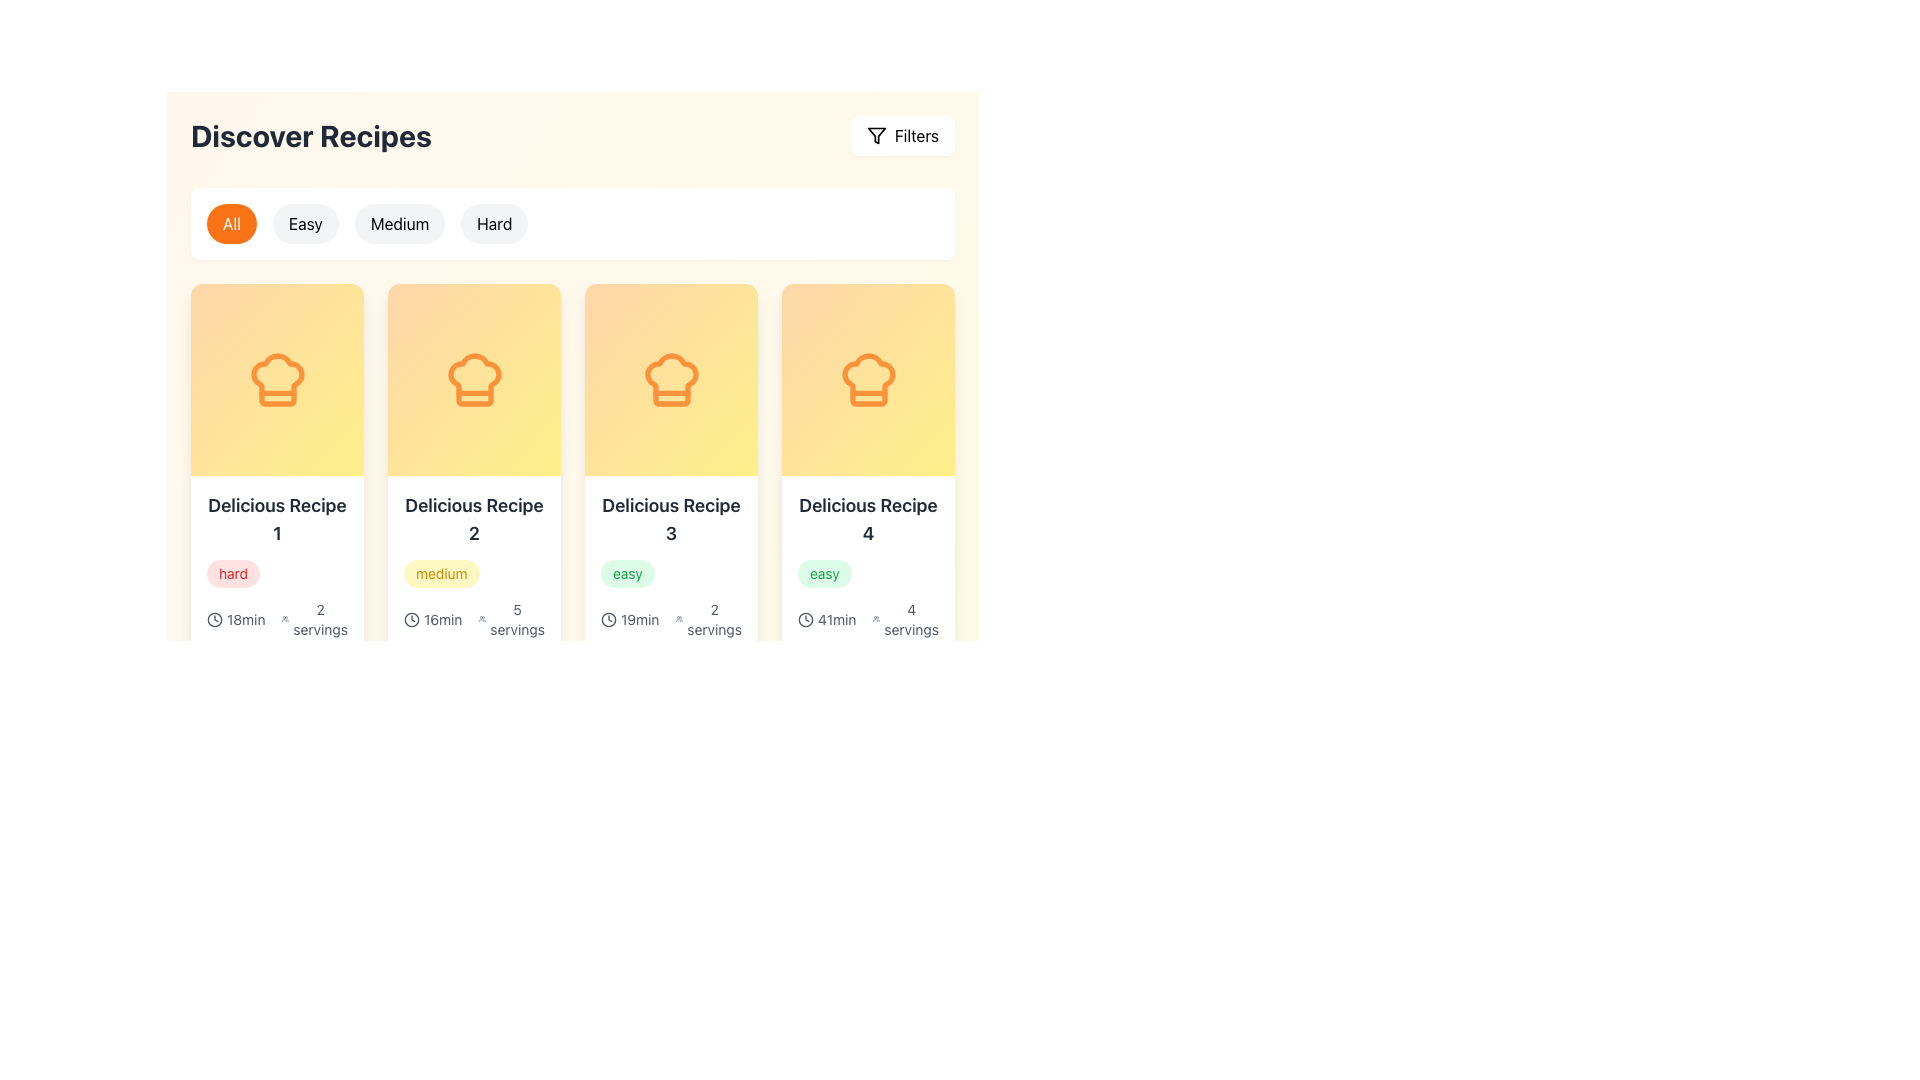 This screenshot has width=1920, height=1080. What do you see at coordinates (876, 135) in the screenshot?
I see `the filtering icon located in the top-right of the user interface, next to the 'Filters' label` at bounding box center [876, 135].